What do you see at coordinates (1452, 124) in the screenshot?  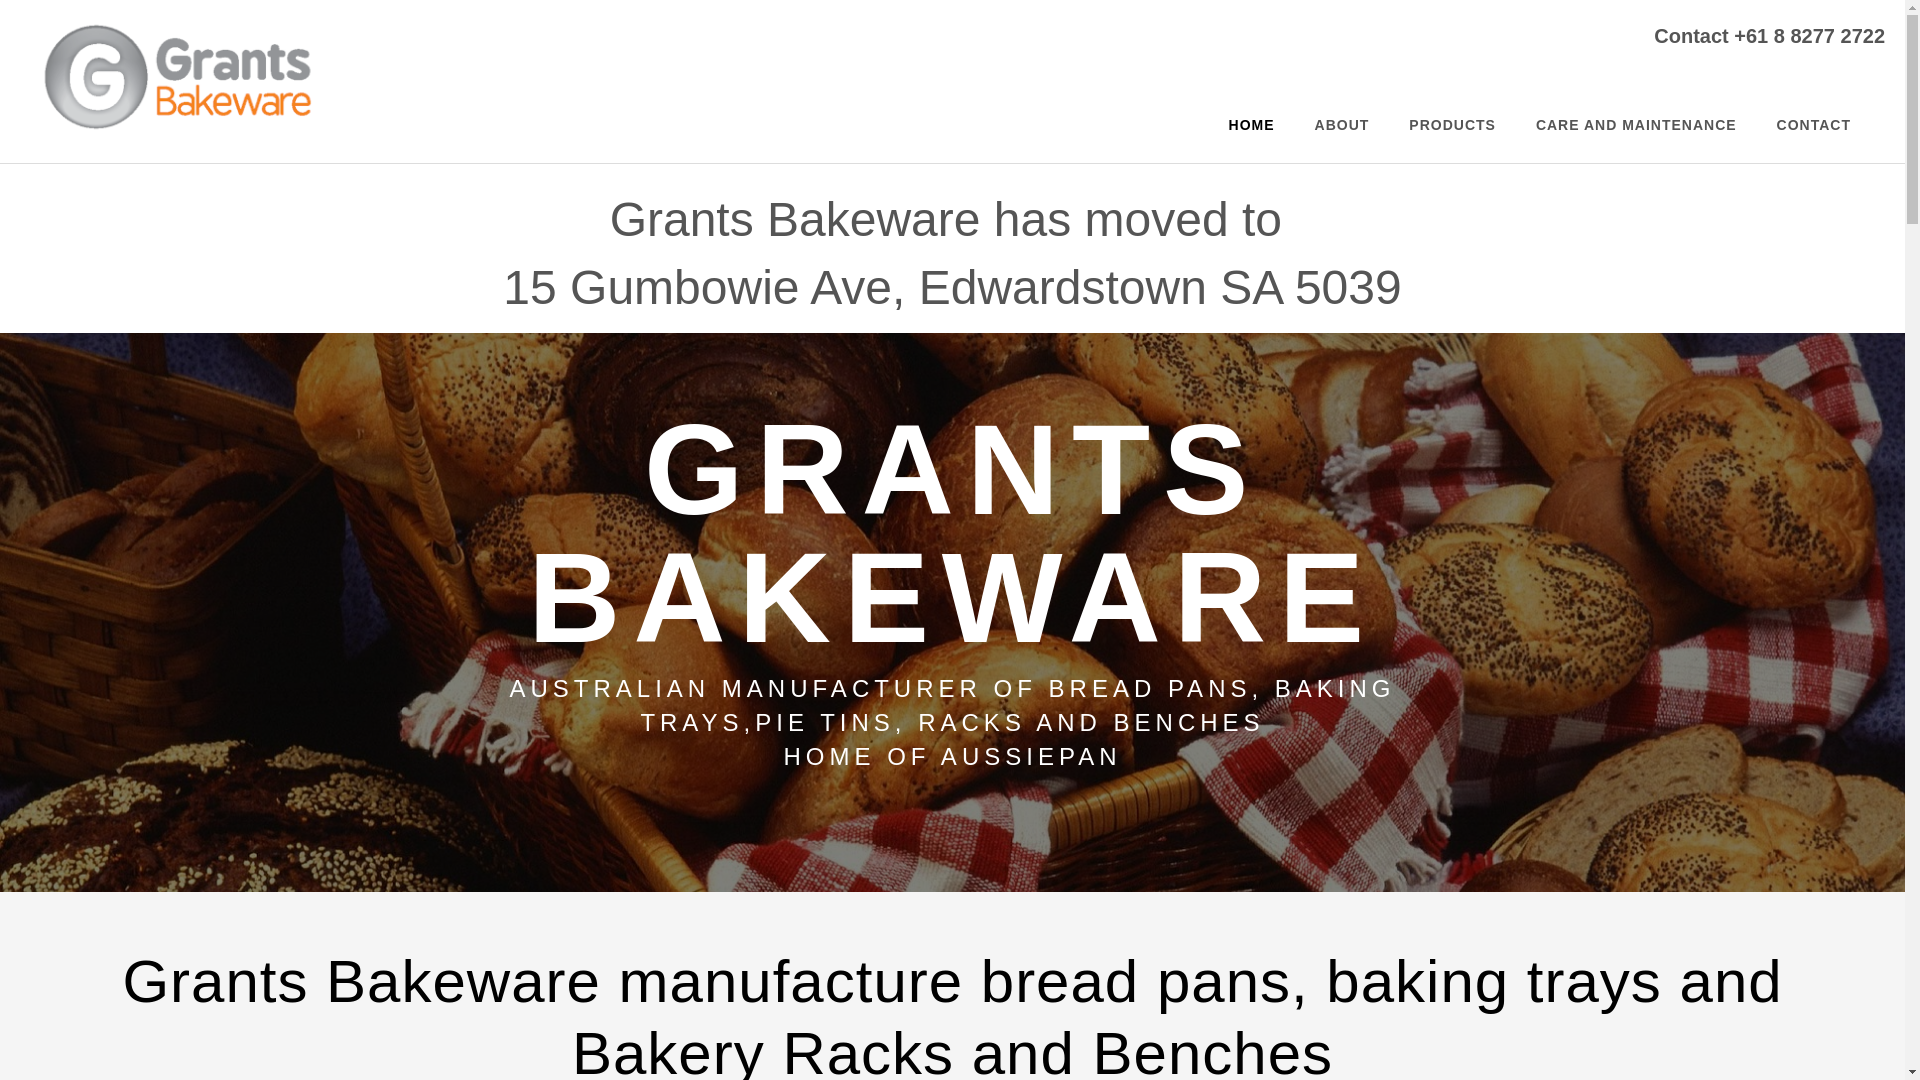 I see `'PRODUCTS'` at bounding box center [1452, 124].